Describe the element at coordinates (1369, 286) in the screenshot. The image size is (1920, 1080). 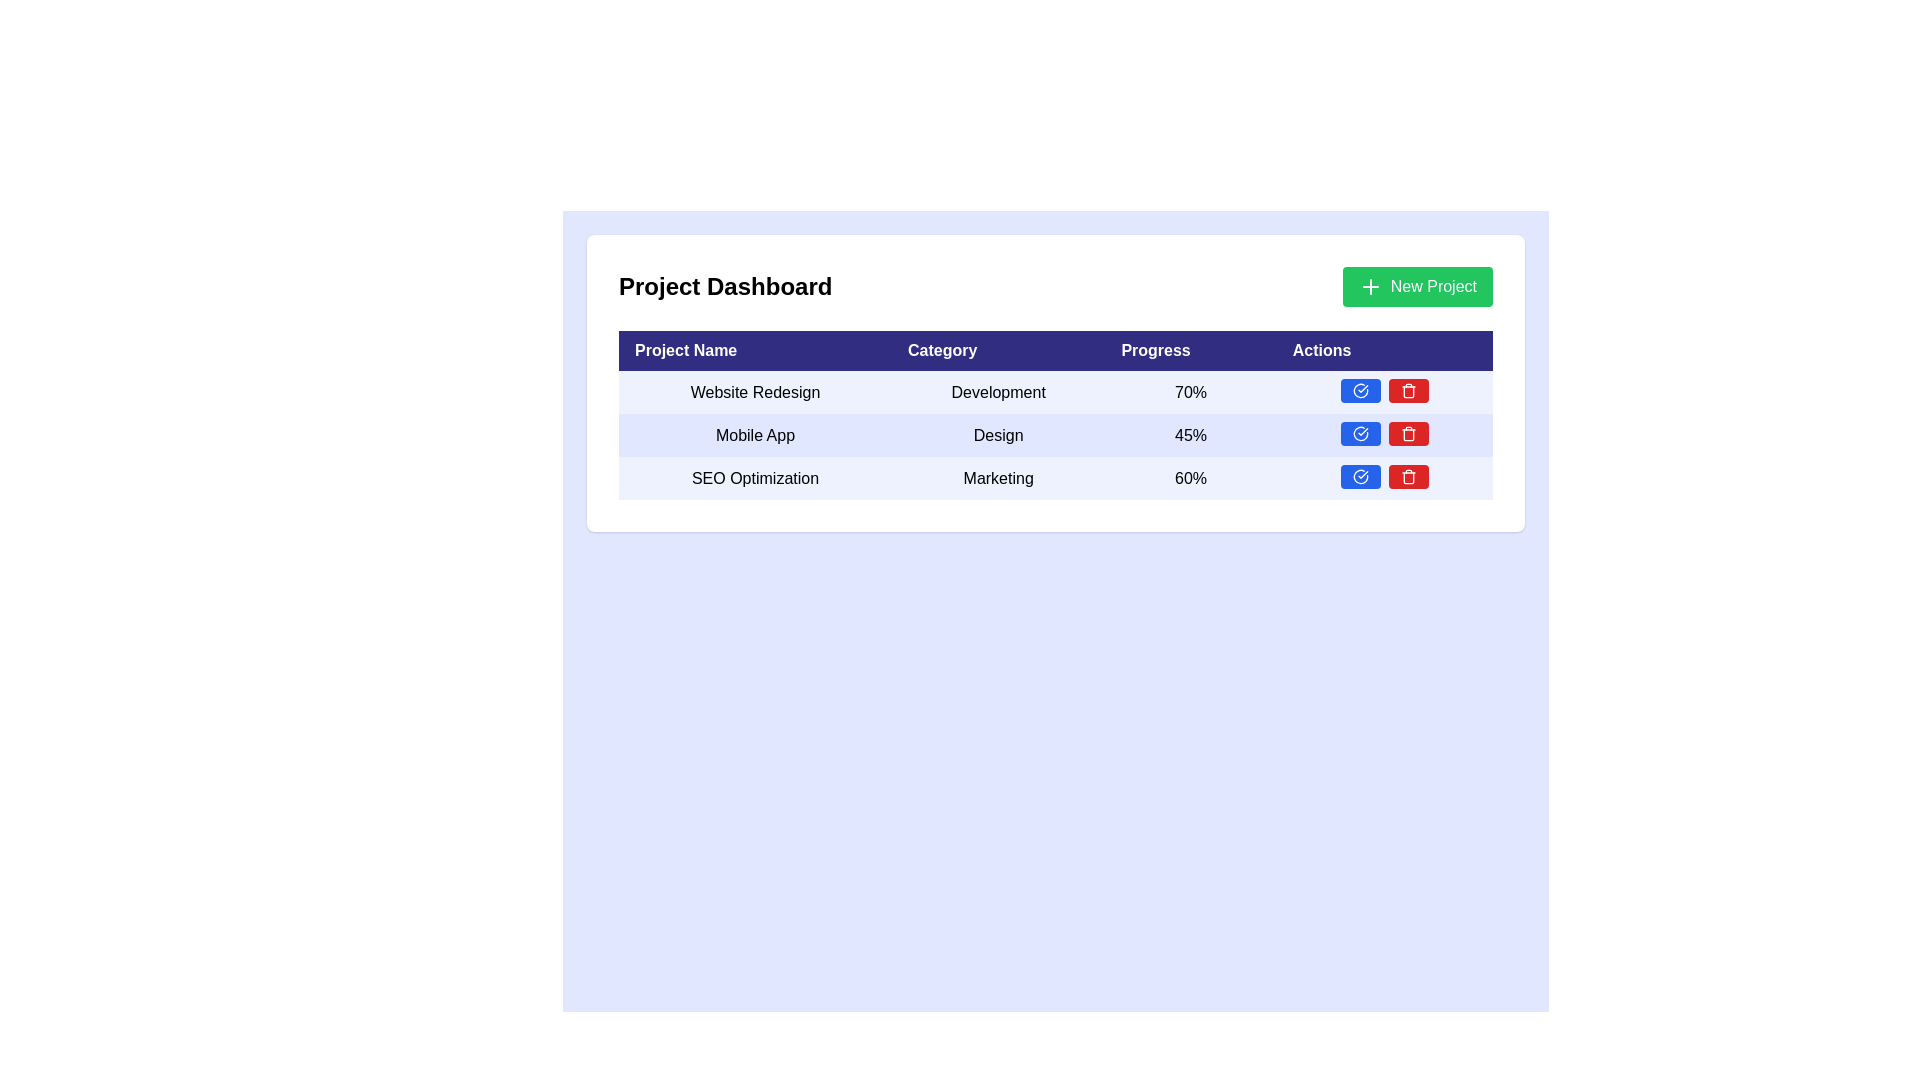
I see `the '+' icon with a green background located within the 'New Project' button in the upper-right corner of the main interface to invoke its action` at that location.